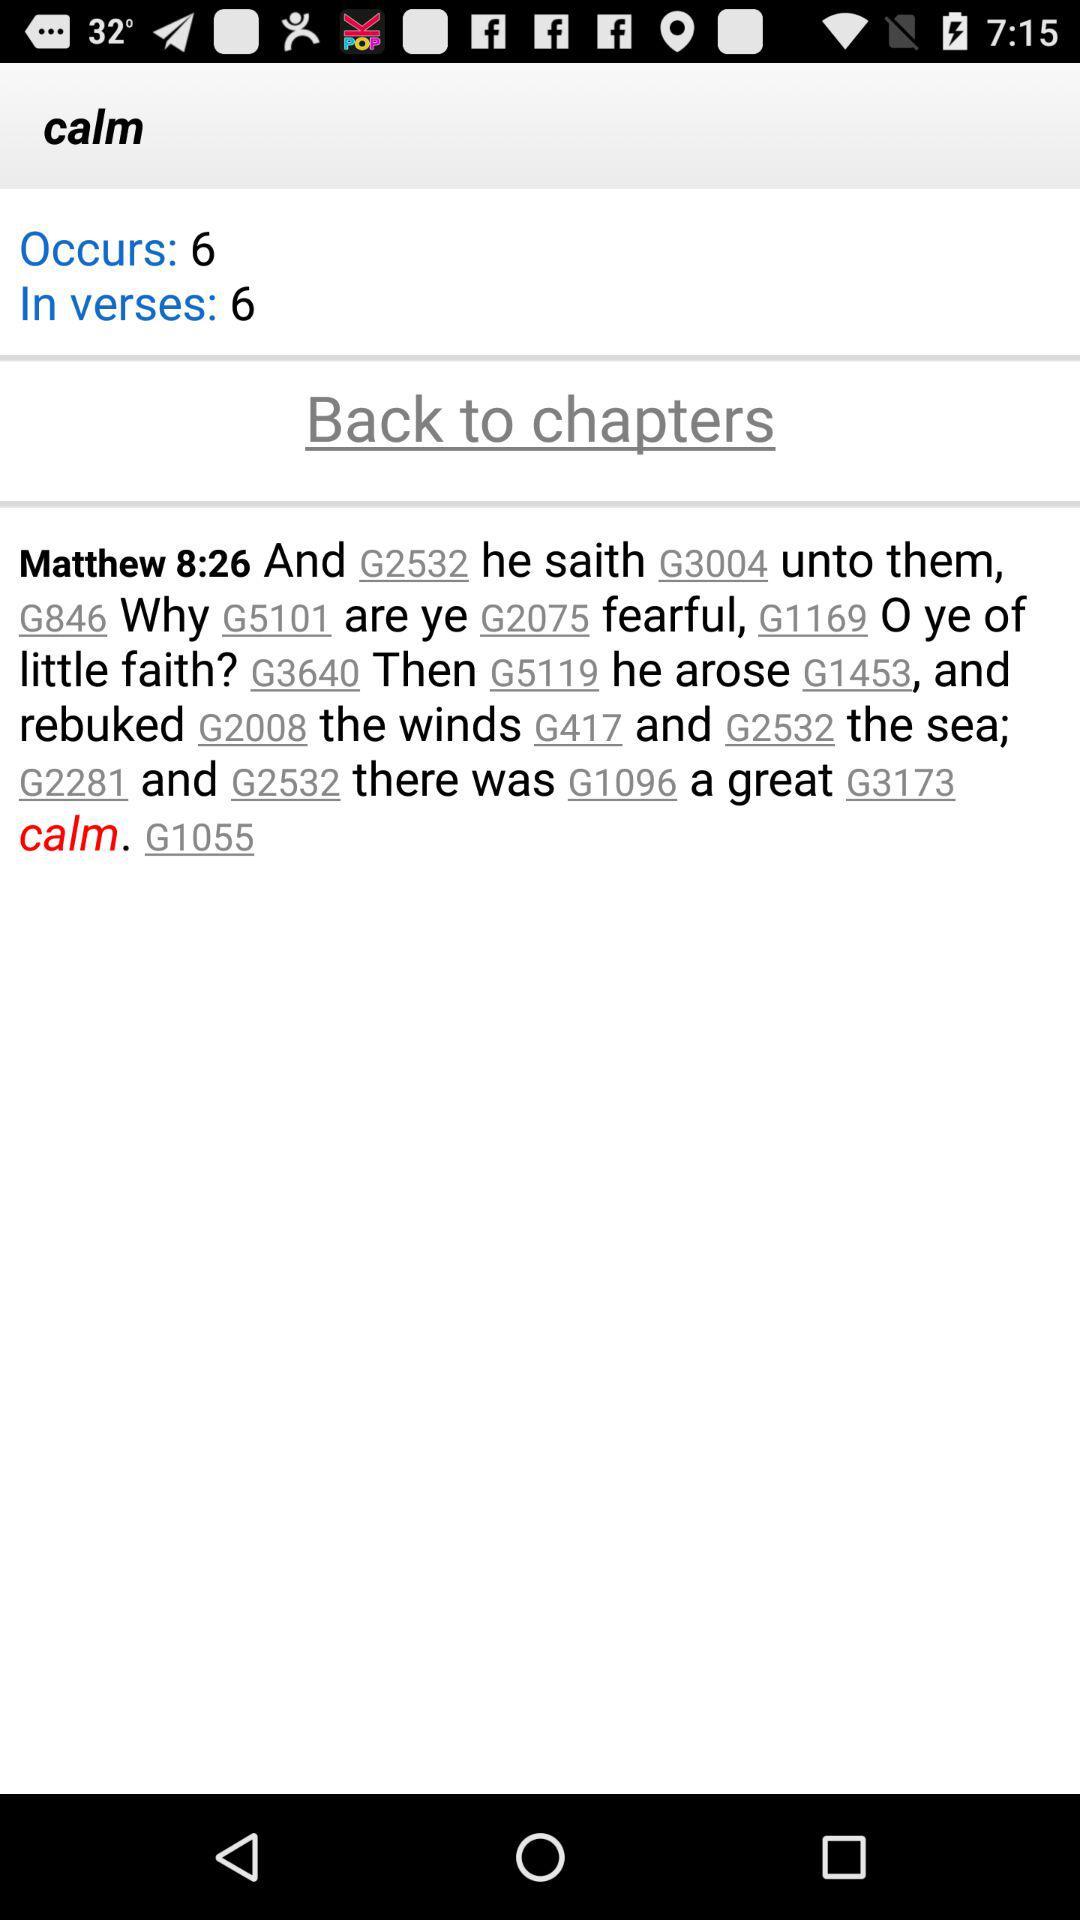 This screenshot has width=1080, height=1920. What do you see at coordinates (540, 503) in the screenshot?
I see `item below back to chapters` at bounding box center [540, 503].